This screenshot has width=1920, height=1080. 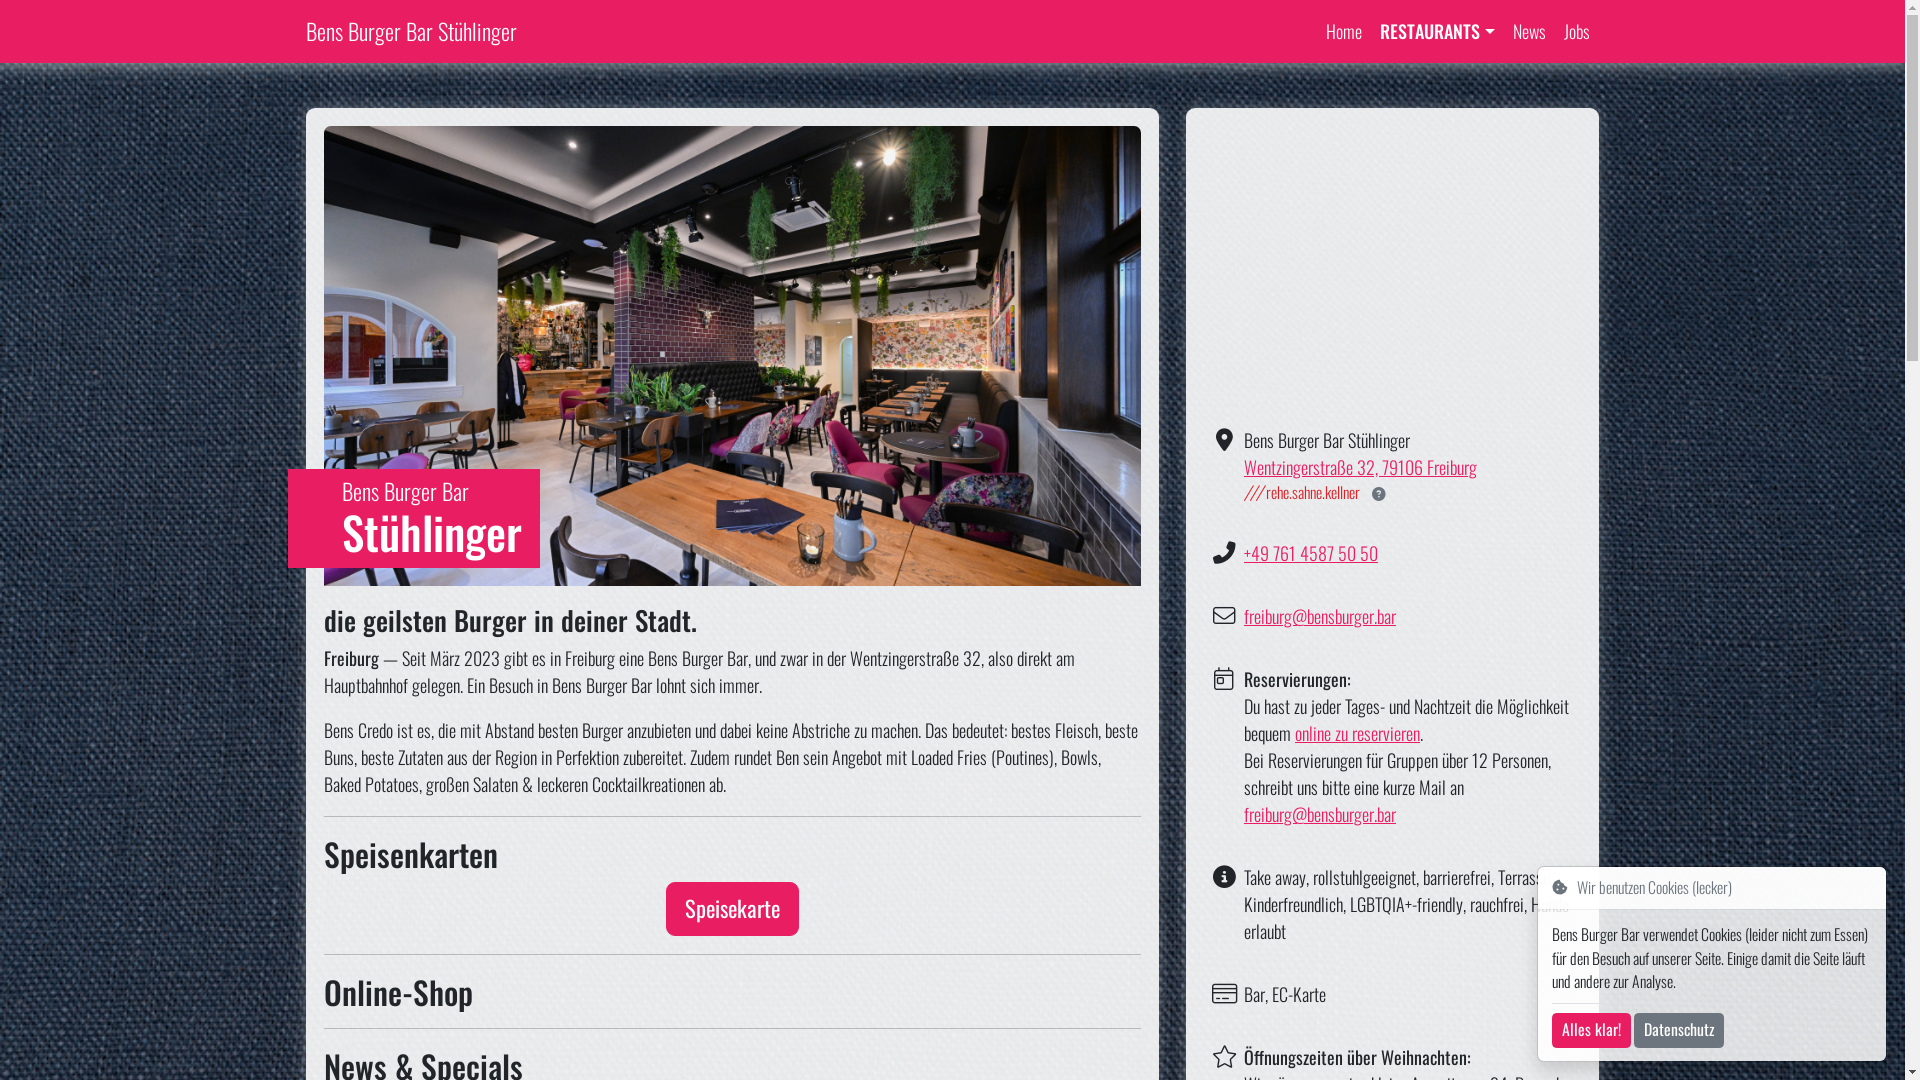 I want to click on '+49 761 4587 50 50', so click(x=1310, y=552).